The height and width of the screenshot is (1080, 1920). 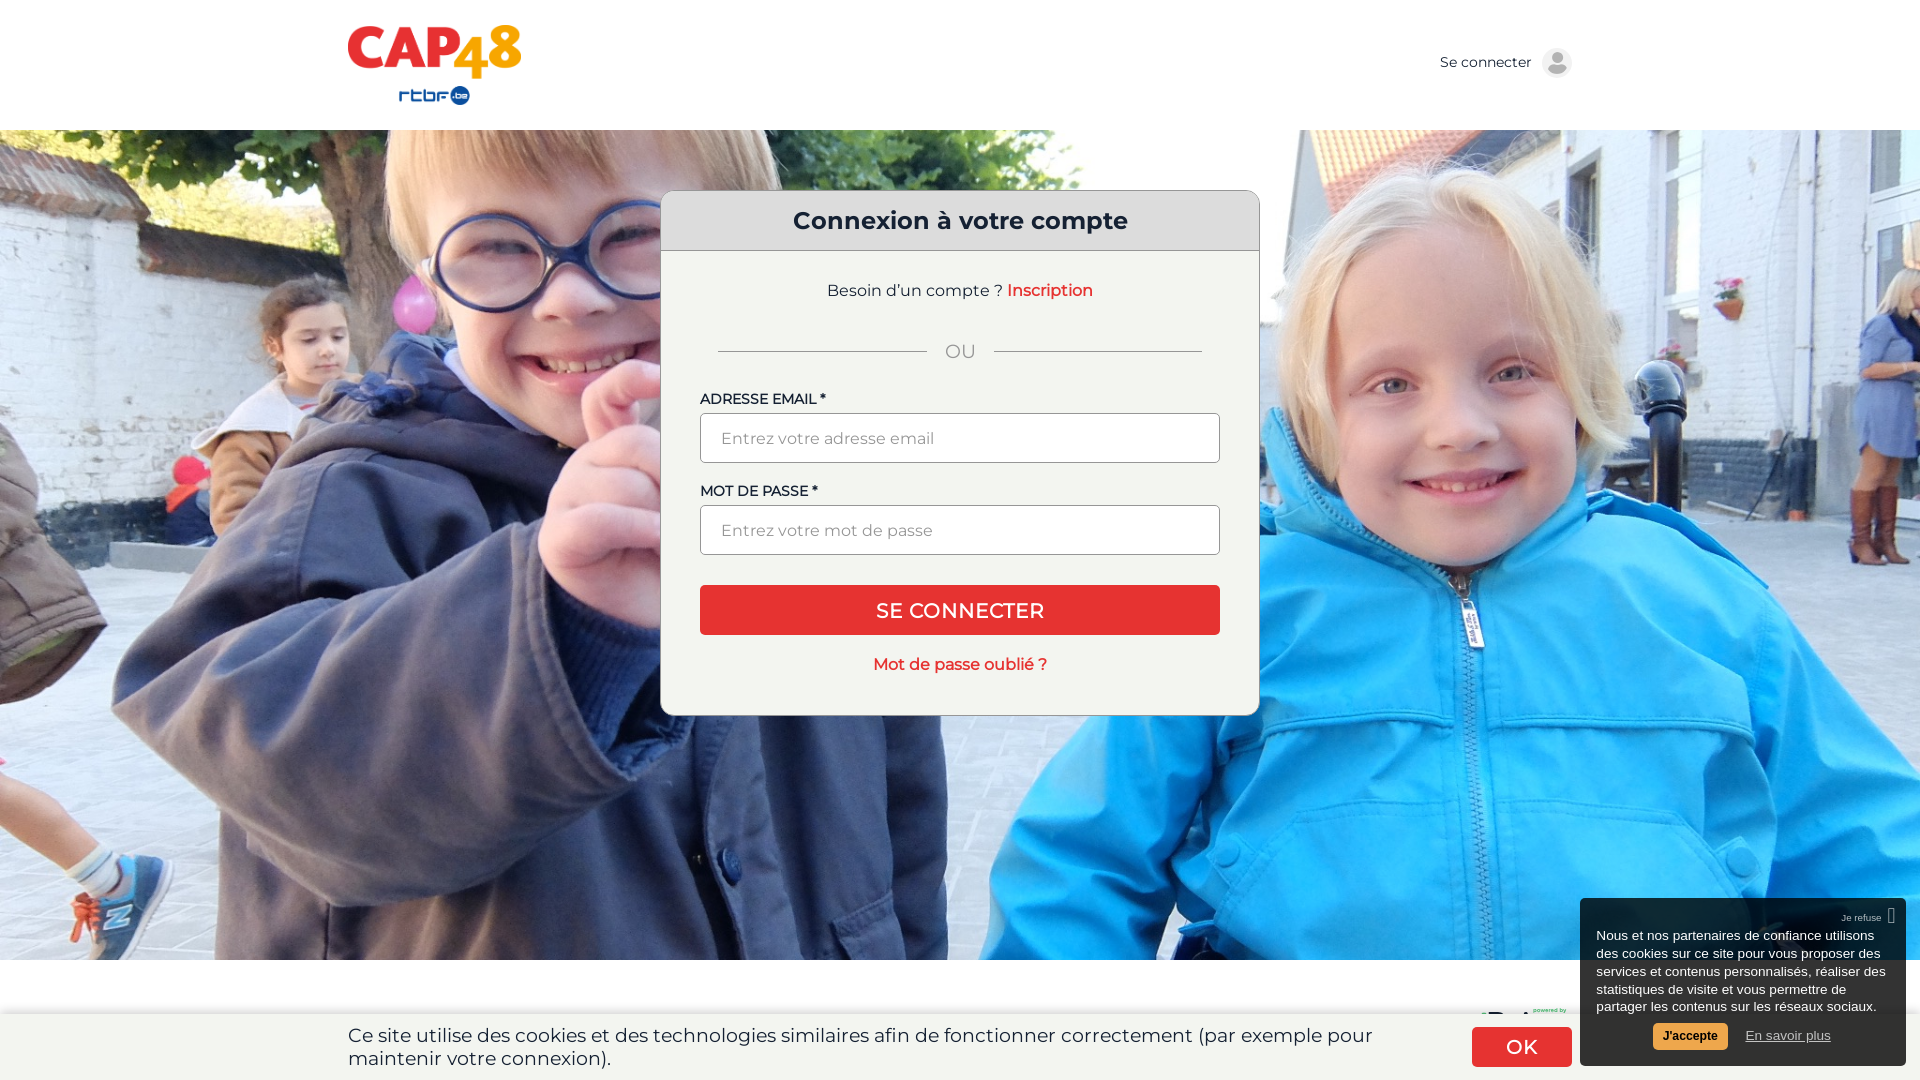 What do you see at coordinates (1049, 290) in the screenshot?
I see `'Inscription'` at bounding box center [1049, 290].